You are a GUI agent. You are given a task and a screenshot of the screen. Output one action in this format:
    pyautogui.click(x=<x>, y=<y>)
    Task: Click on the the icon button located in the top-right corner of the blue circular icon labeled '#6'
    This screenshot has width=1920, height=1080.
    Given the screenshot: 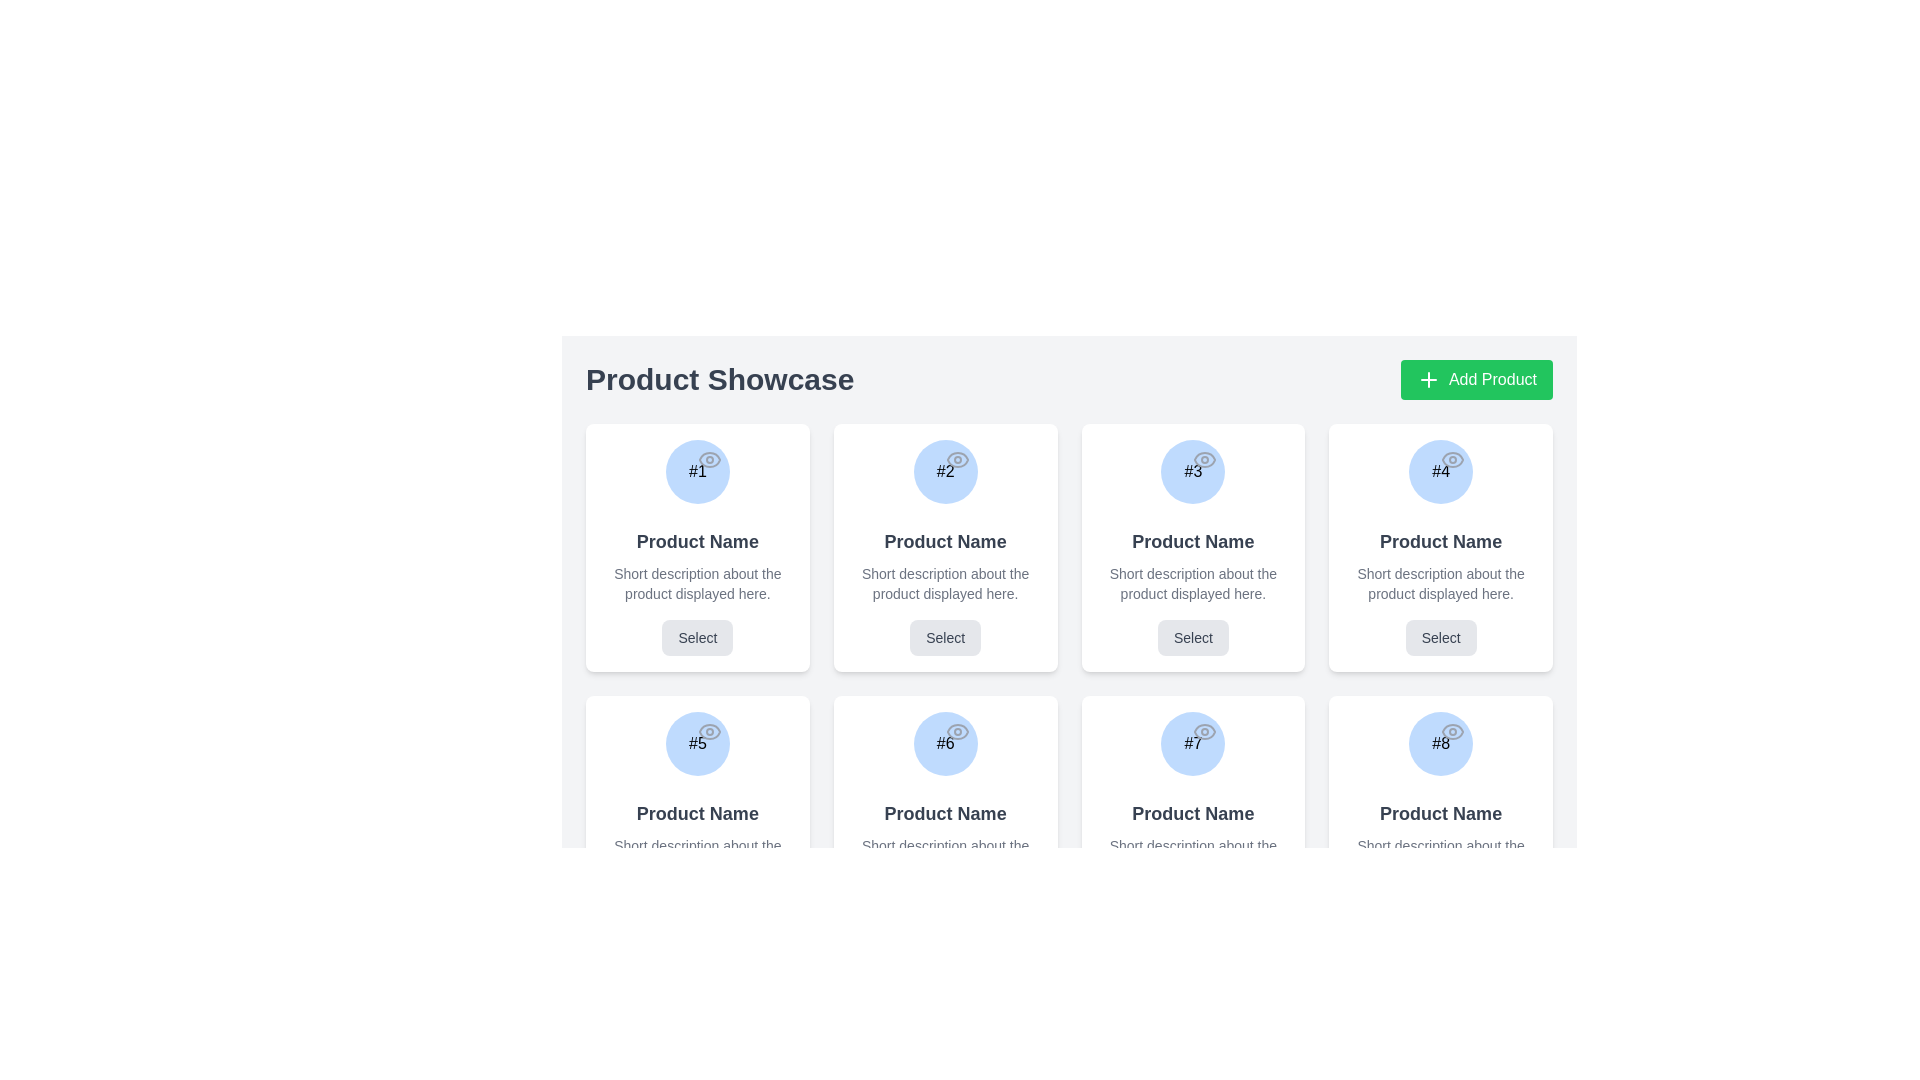 What is the action you would take?
    pyautogui.click(x=956, y=732)
    